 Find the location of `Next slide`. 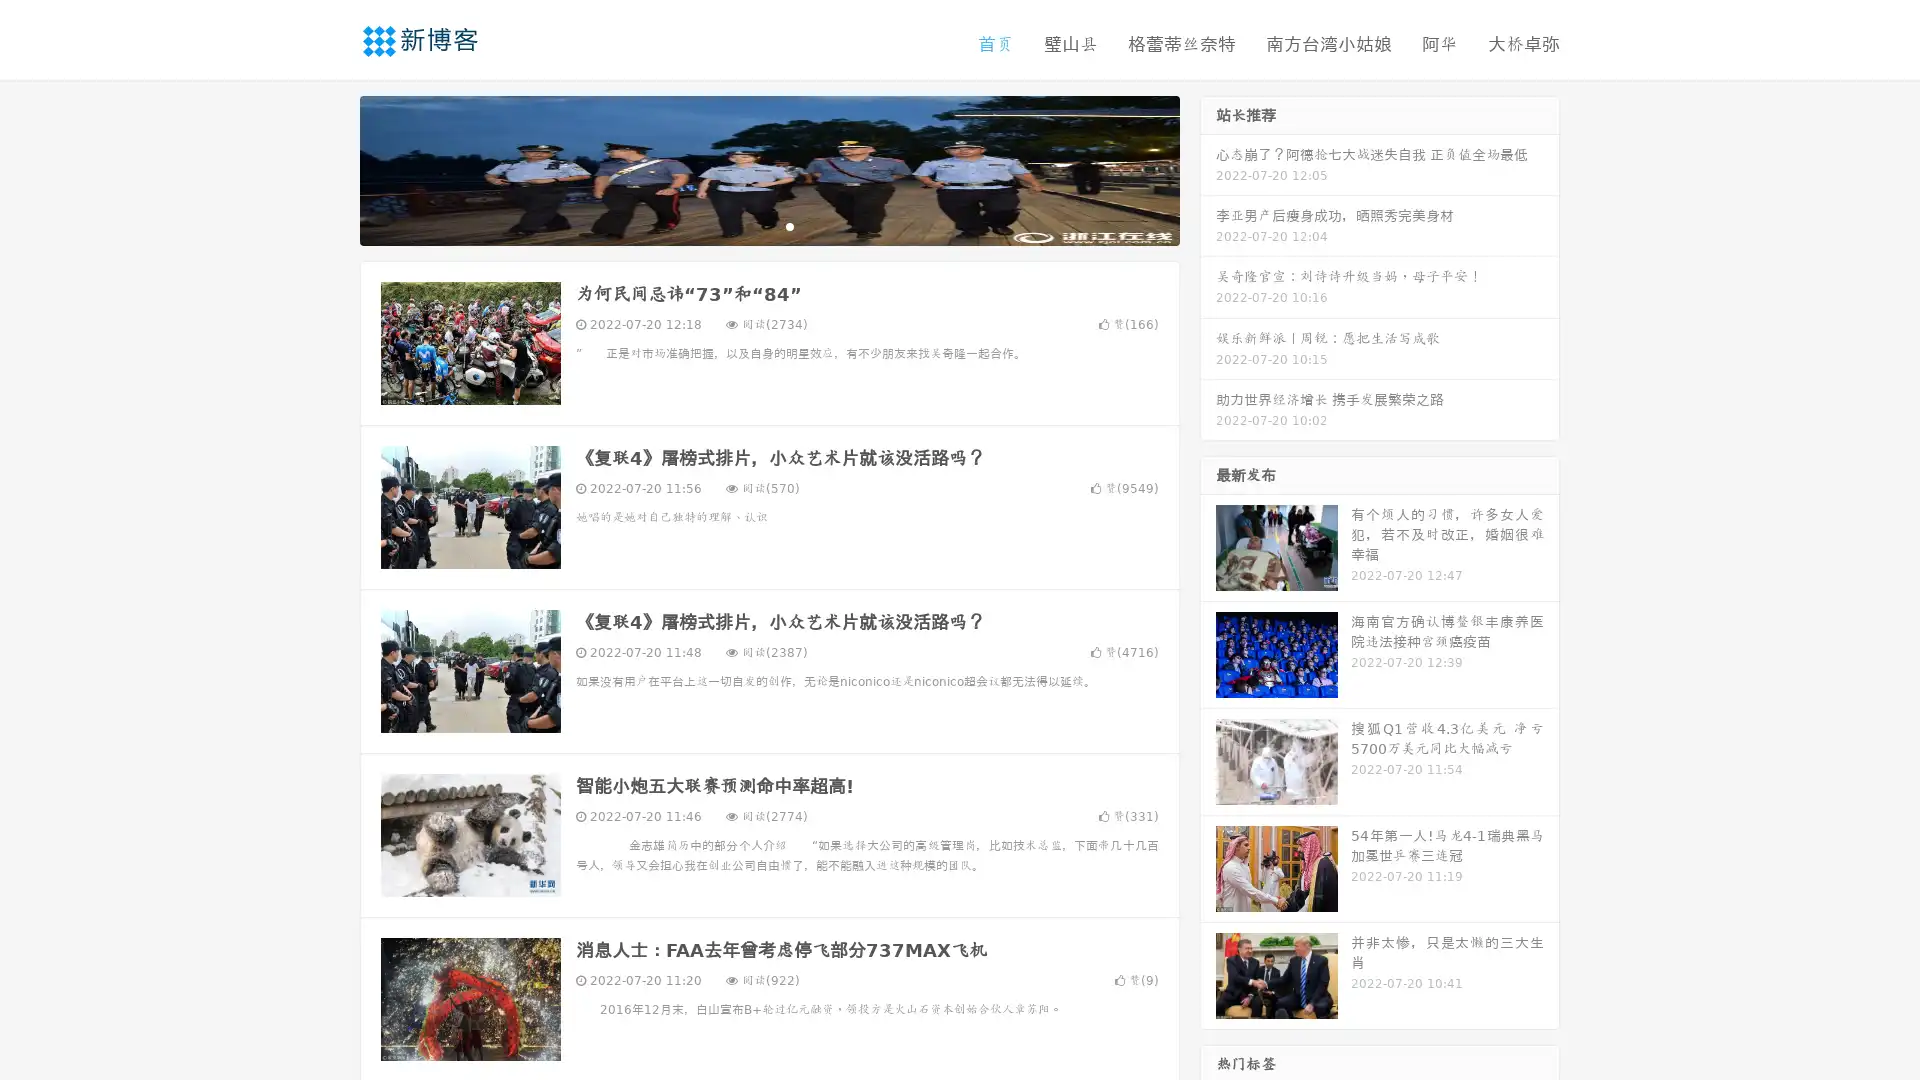

Next slide is located at coordinates (1208, 168).